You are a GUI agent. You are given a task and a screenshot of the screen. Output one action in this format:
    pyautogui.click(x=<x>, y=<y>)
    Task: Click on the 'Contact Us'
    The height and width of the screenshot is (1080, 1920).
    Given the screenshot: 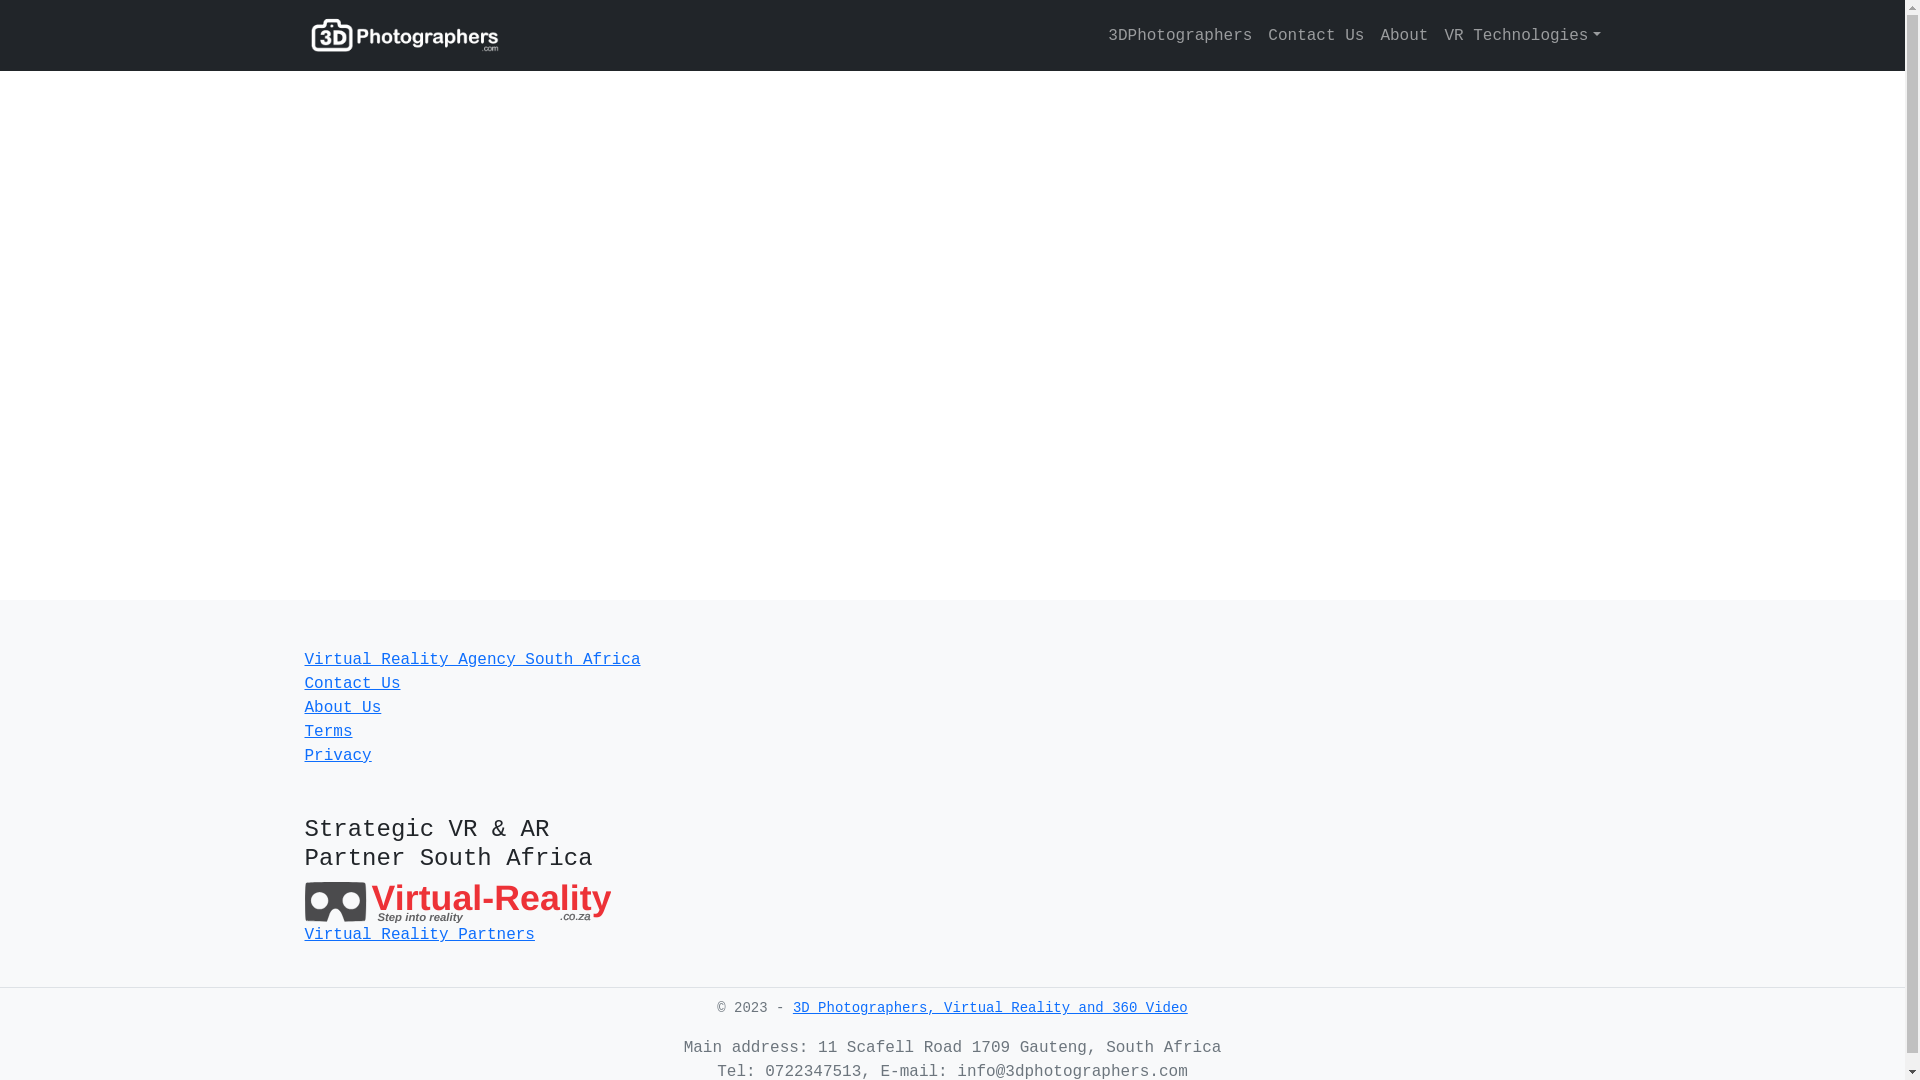 What is the action you would take?
    pyautogui.click(x=1315, y=35)
    